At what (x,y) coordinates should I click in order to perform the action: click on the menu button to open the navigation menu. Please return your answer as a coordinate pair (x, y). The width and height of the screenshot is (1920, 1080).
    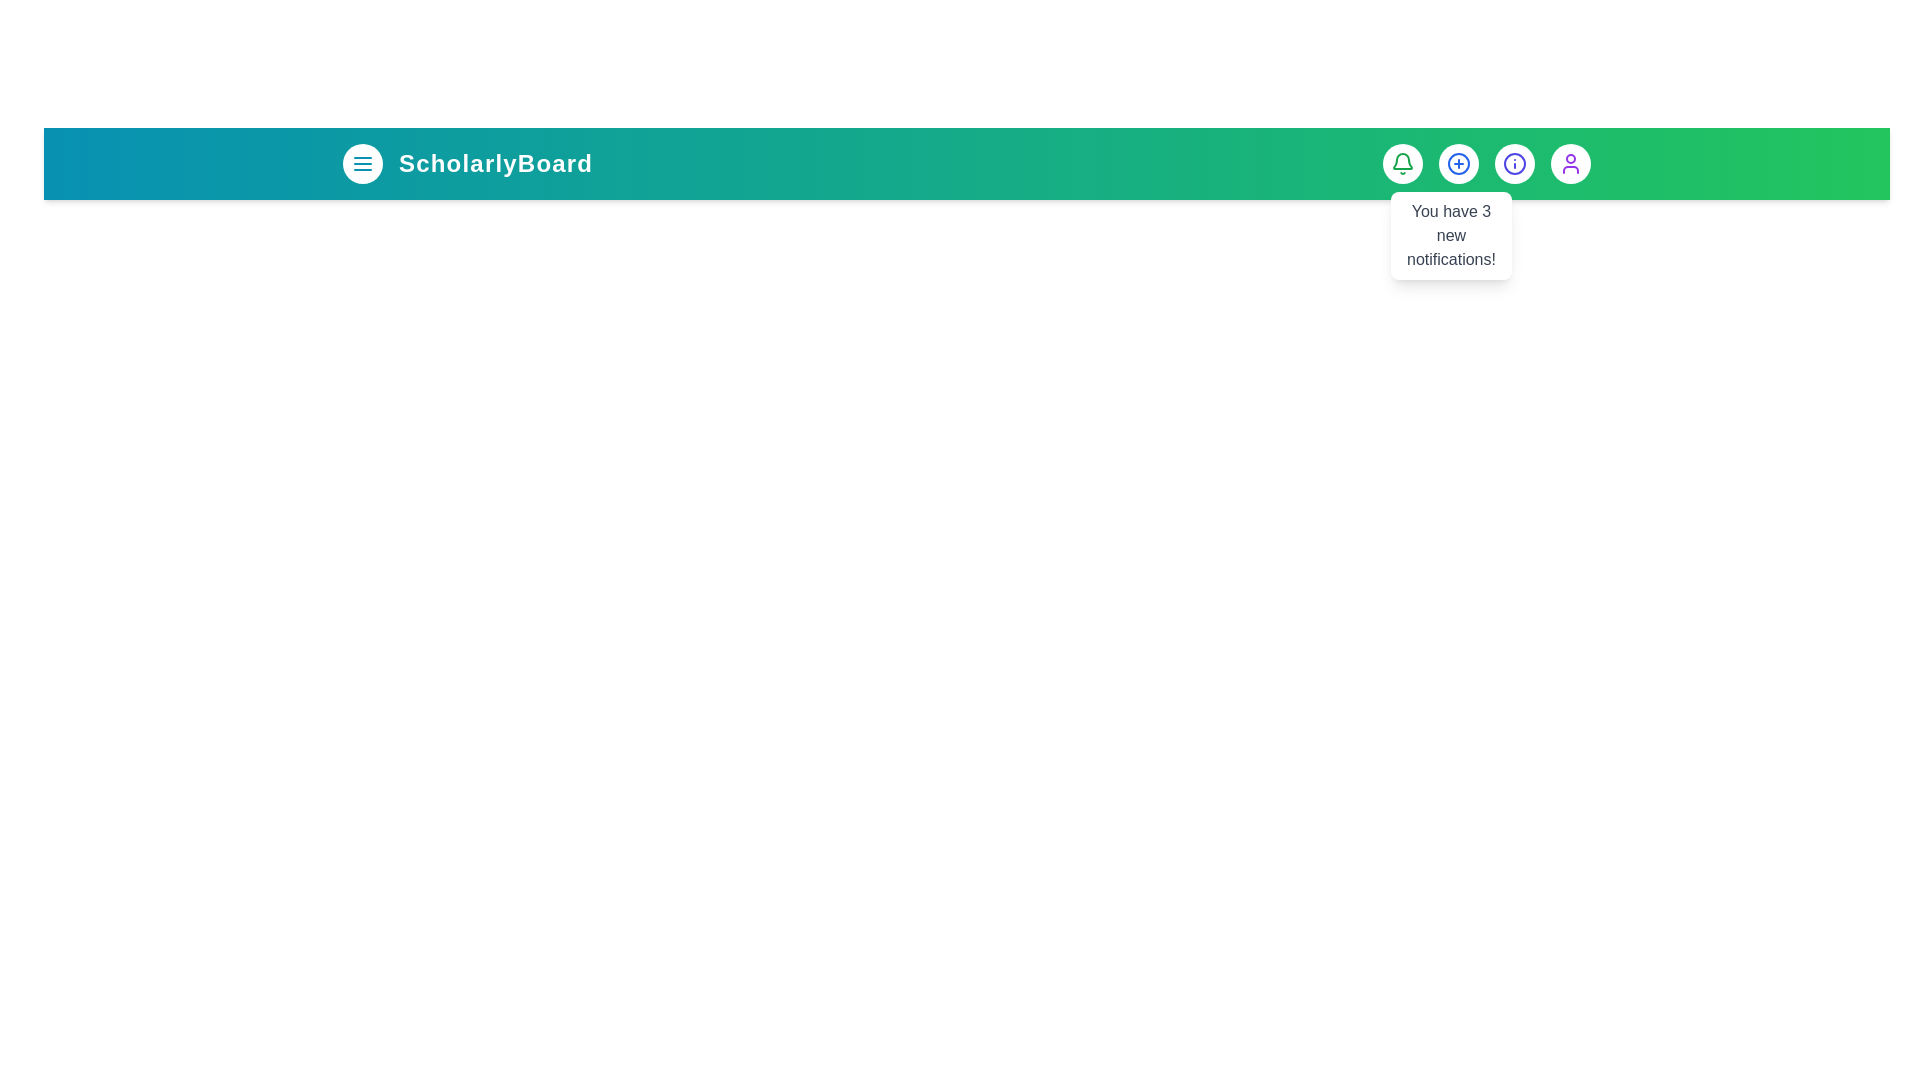
    Looking at the image, I should click on (363, 163).